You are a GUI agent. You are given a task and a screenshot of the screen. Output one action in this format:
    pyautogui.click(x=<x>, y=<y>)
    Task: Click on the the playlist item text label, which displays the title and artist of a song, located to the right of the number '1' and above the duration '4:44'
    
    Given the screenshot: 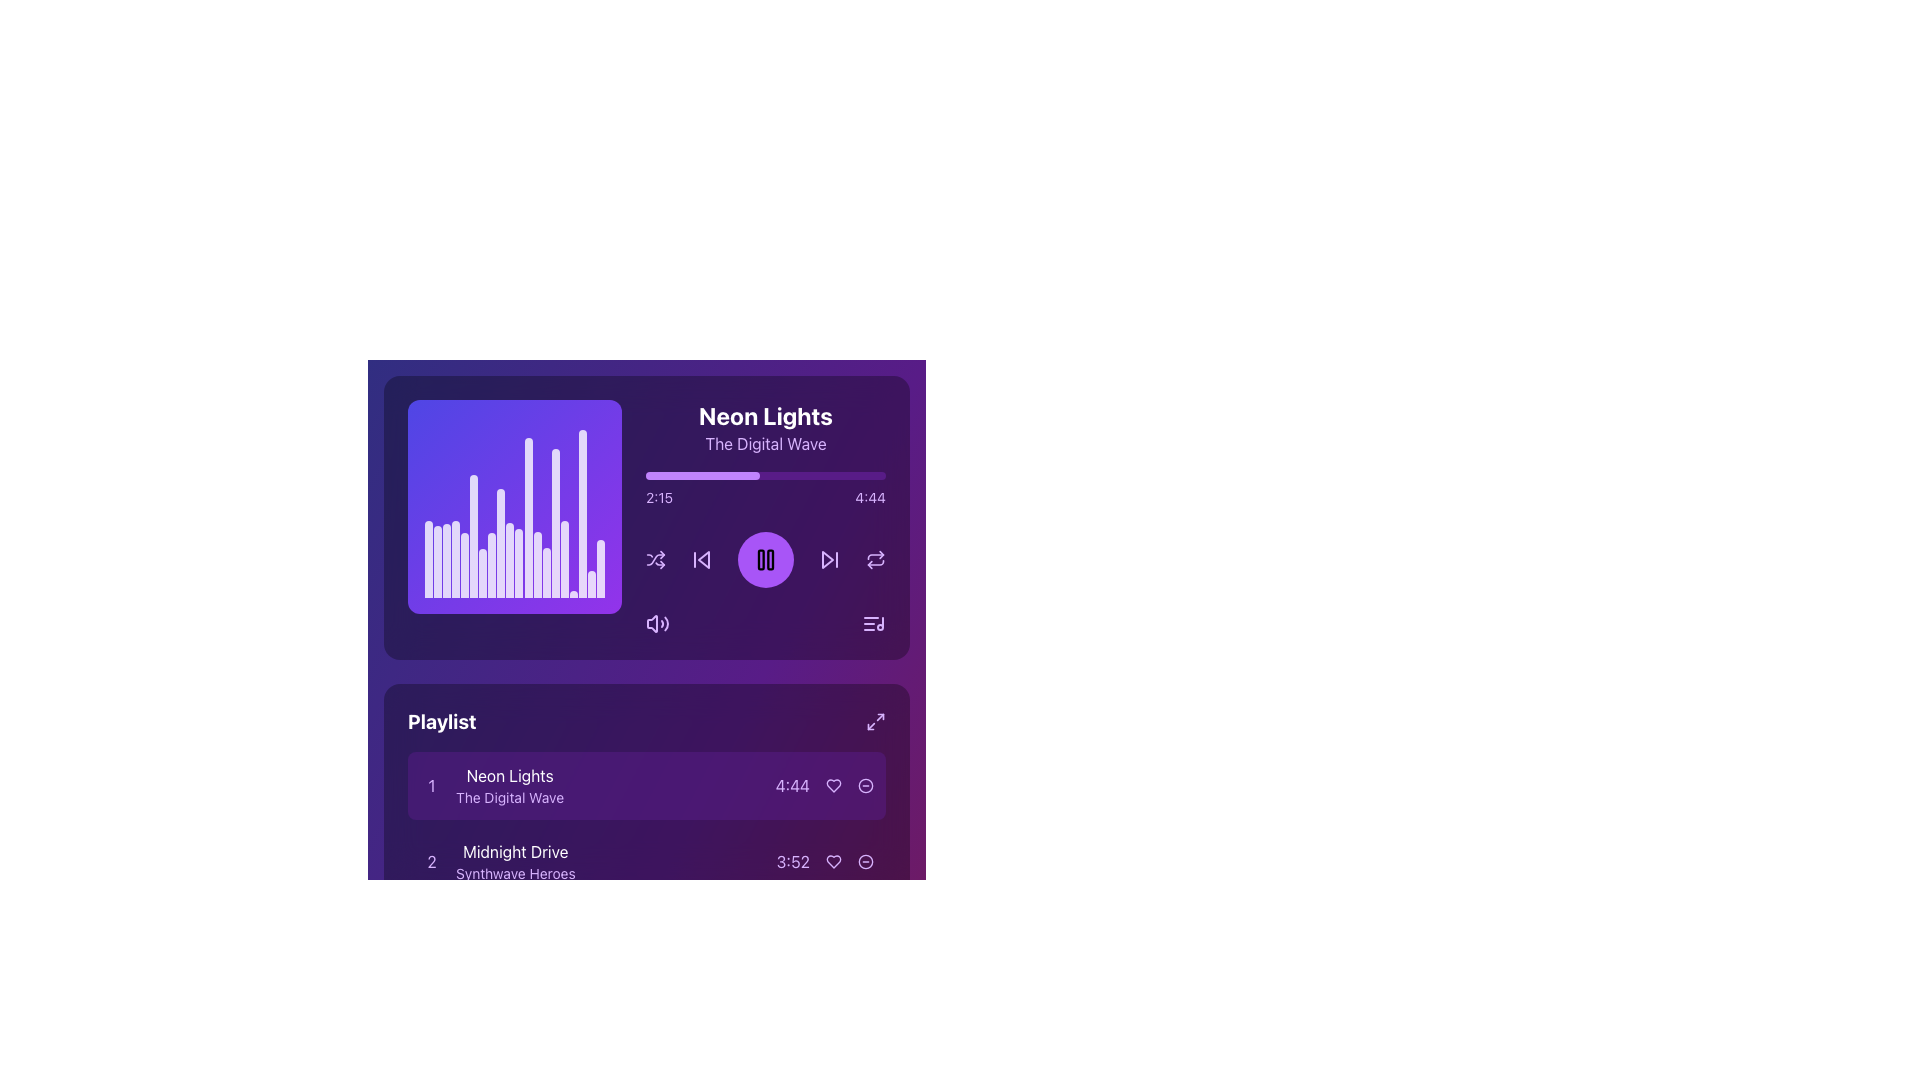 What is the action you would take?
    pyautogui.click(x=510, y=785)
    